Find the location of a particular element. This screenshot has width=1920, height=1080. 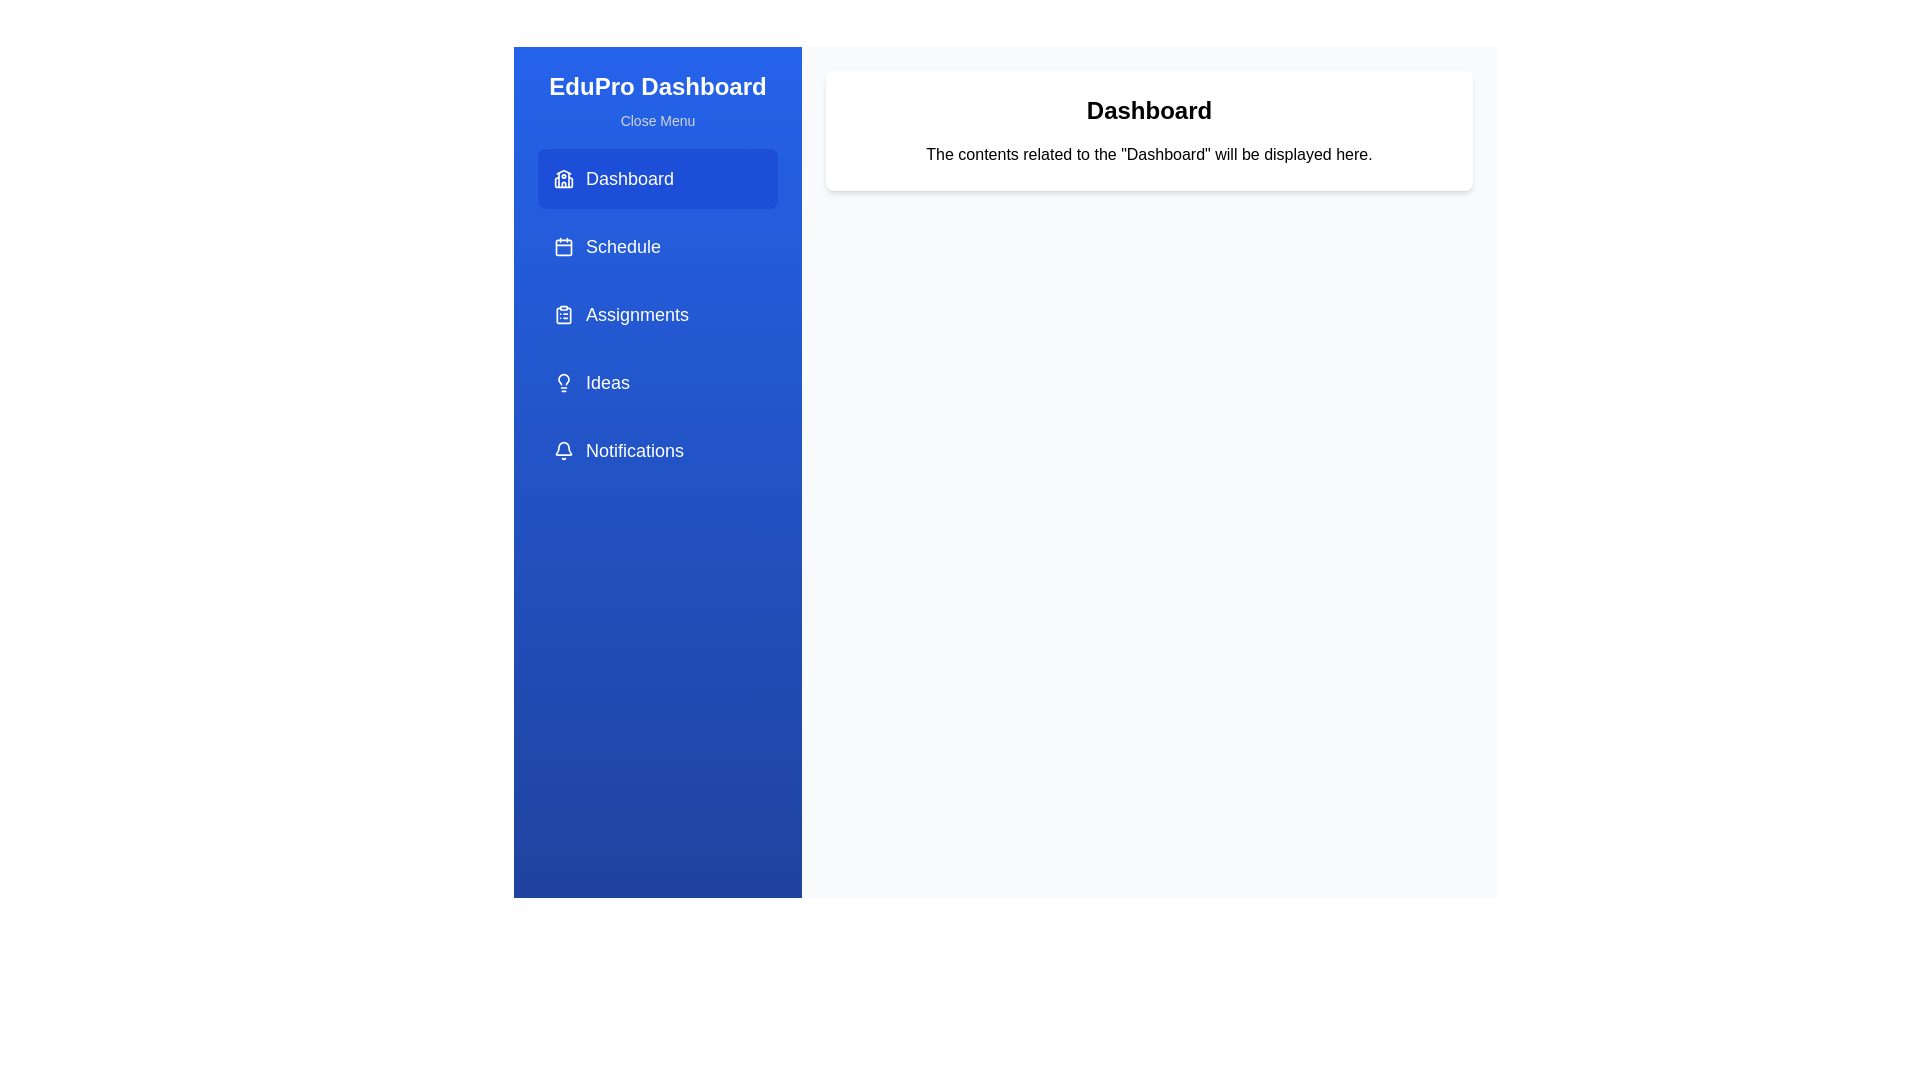

the Ideas section by clicking on its corresponding sidebar item is located at coordinates (657, 382).